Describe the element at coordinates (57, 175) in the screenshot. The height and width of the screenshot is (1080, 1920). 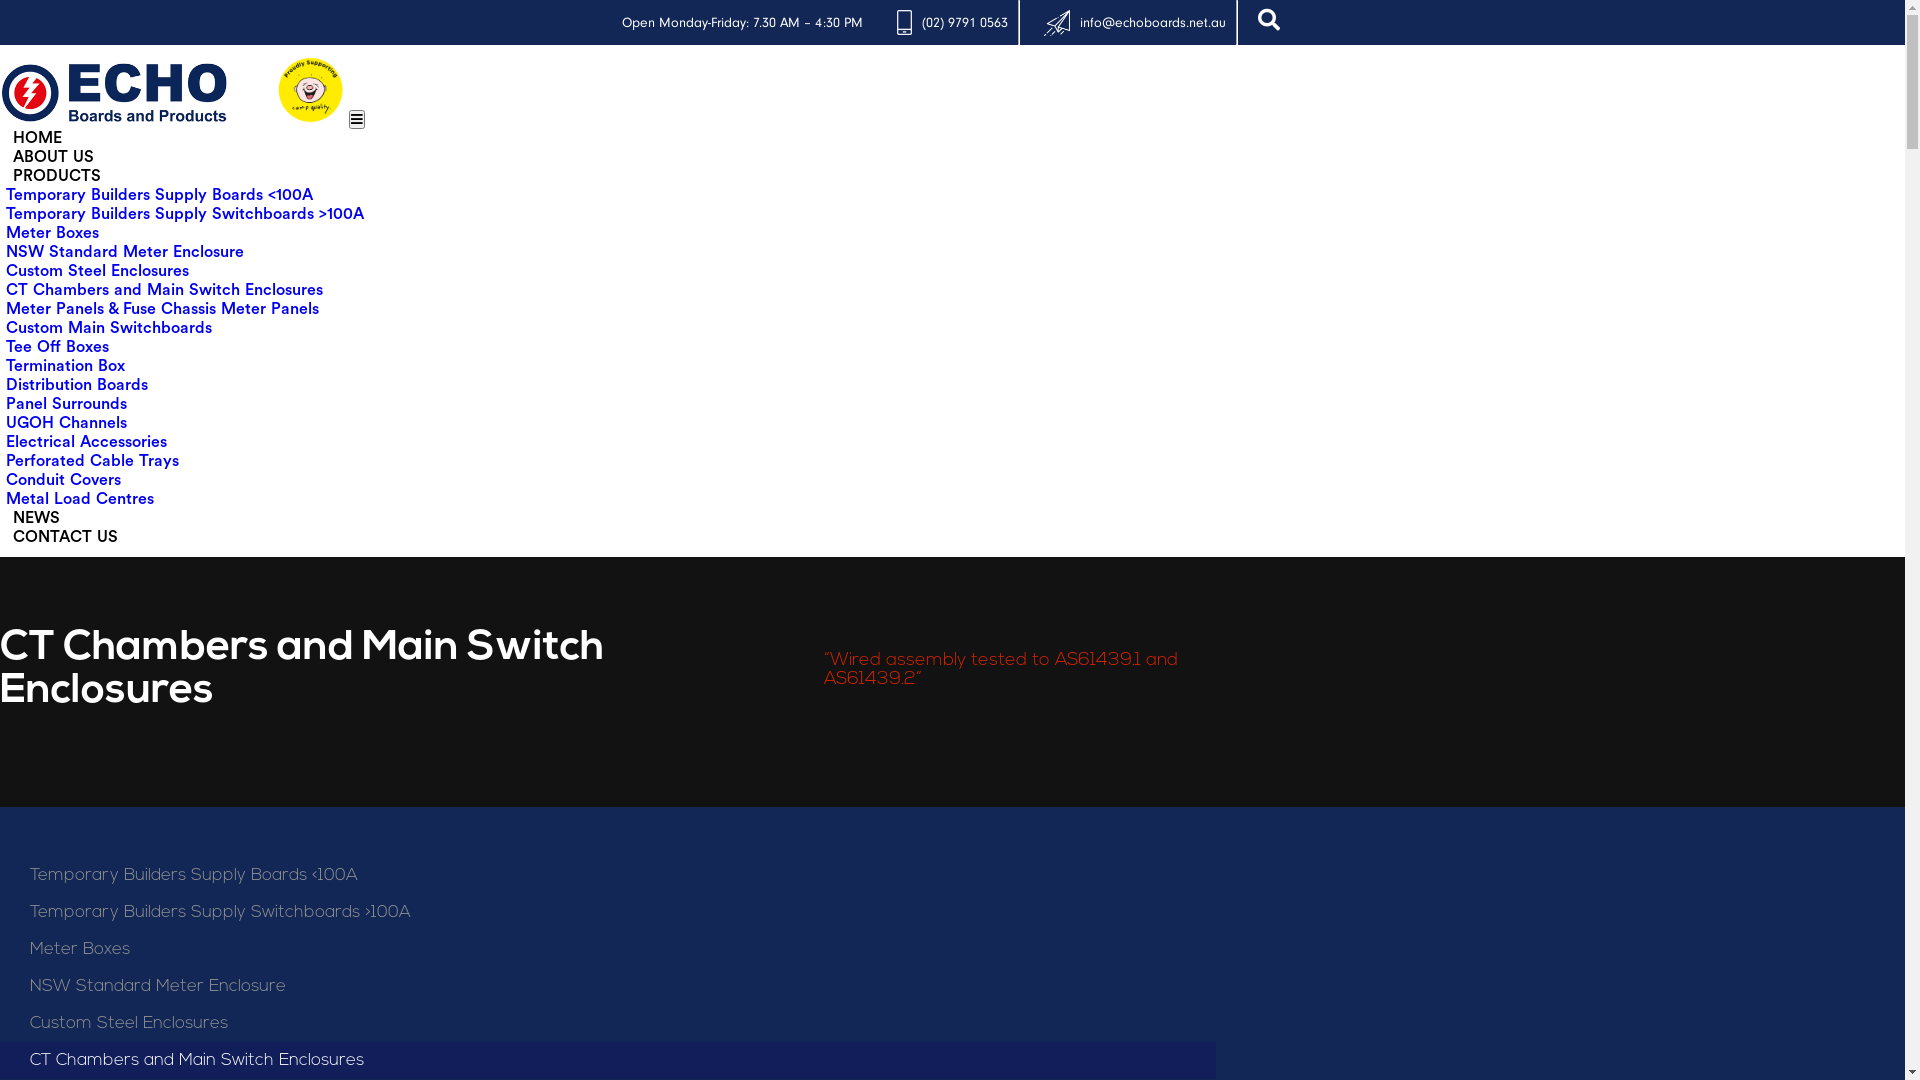
I see `'PRODUCTS'` at that location.